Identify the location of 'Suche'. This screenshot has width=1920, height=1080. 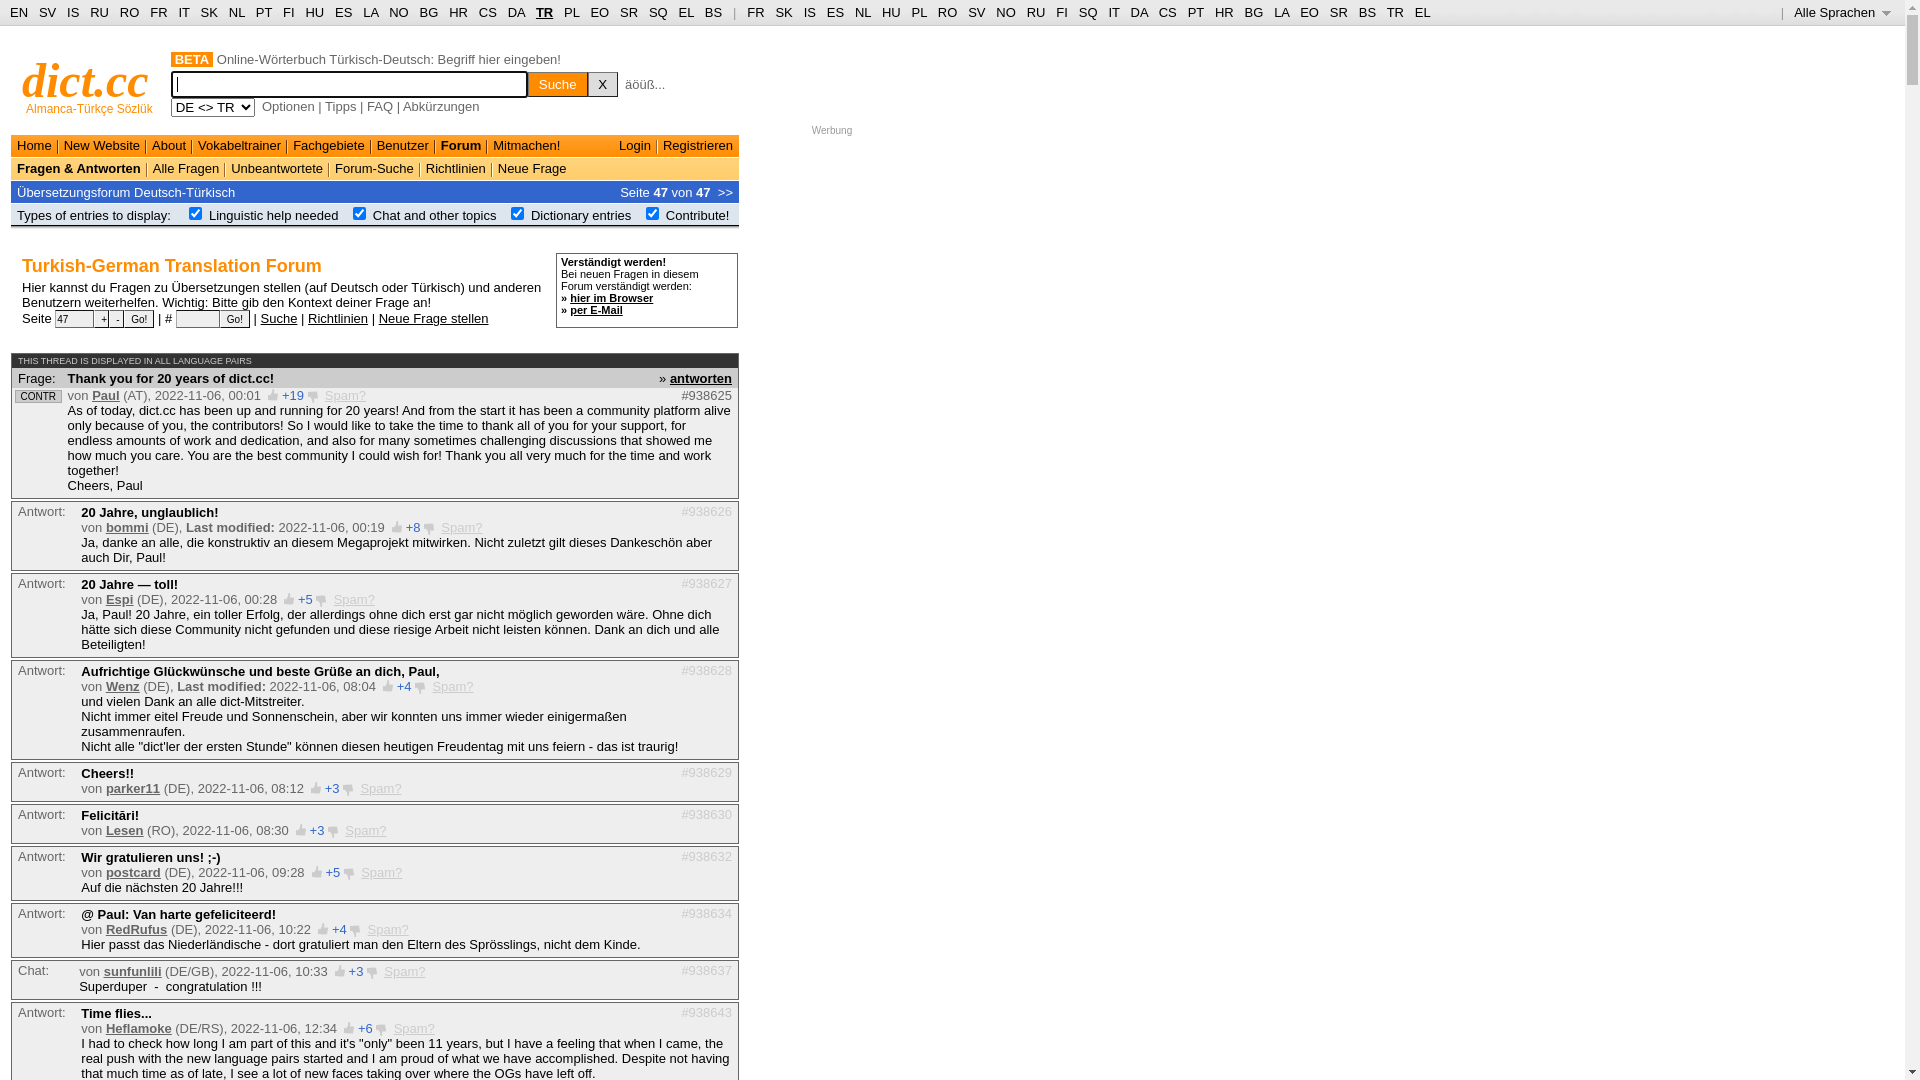
(278, 316).